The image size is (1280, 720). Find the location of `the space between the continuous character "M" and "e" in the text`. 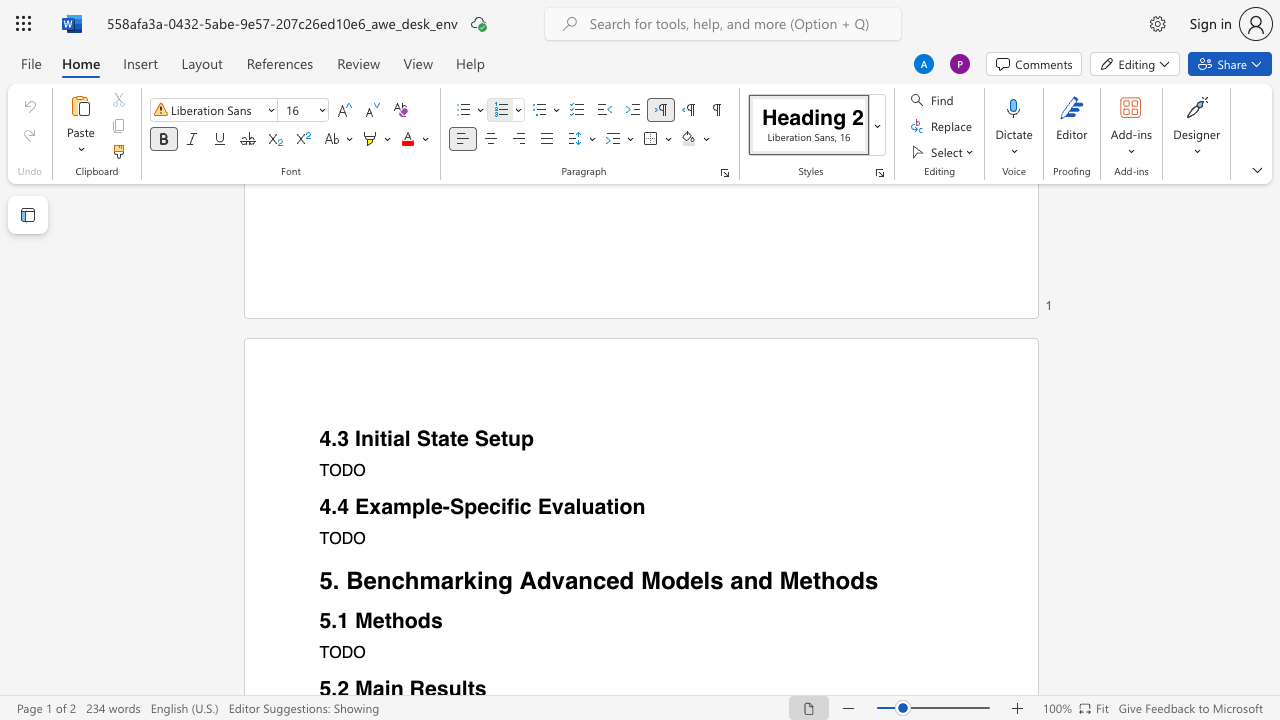

the space between the continuous character "M" and "e" in the text is located at coordinates (371, 620).